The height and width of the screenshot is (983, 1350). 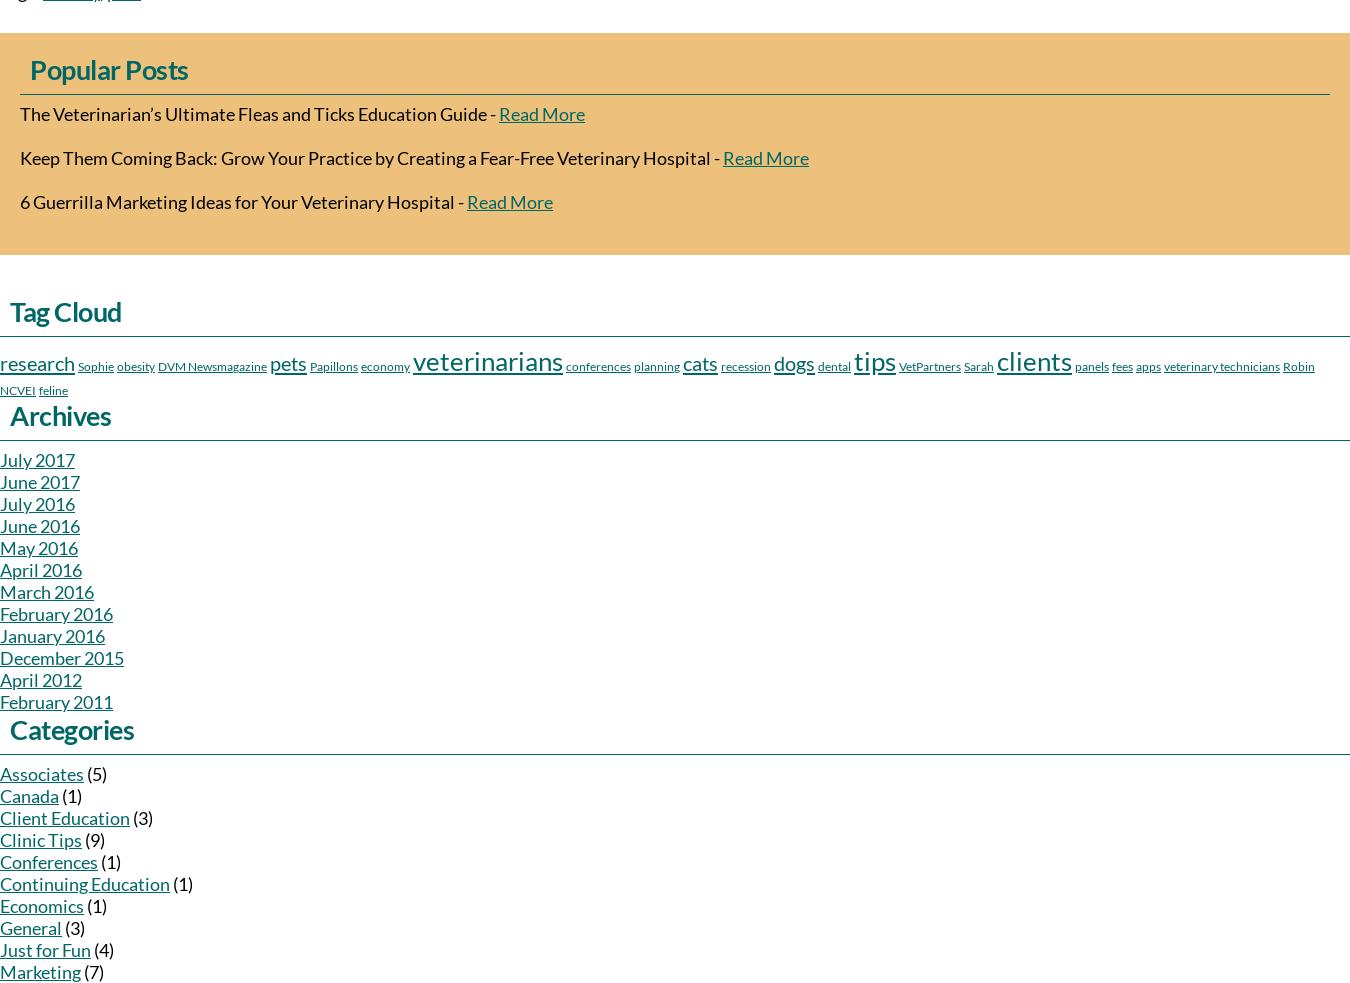 What do you see at coordinates (60, 657) in the screenshot?
I see `'December 2015'` at bounding box center [60, 657].